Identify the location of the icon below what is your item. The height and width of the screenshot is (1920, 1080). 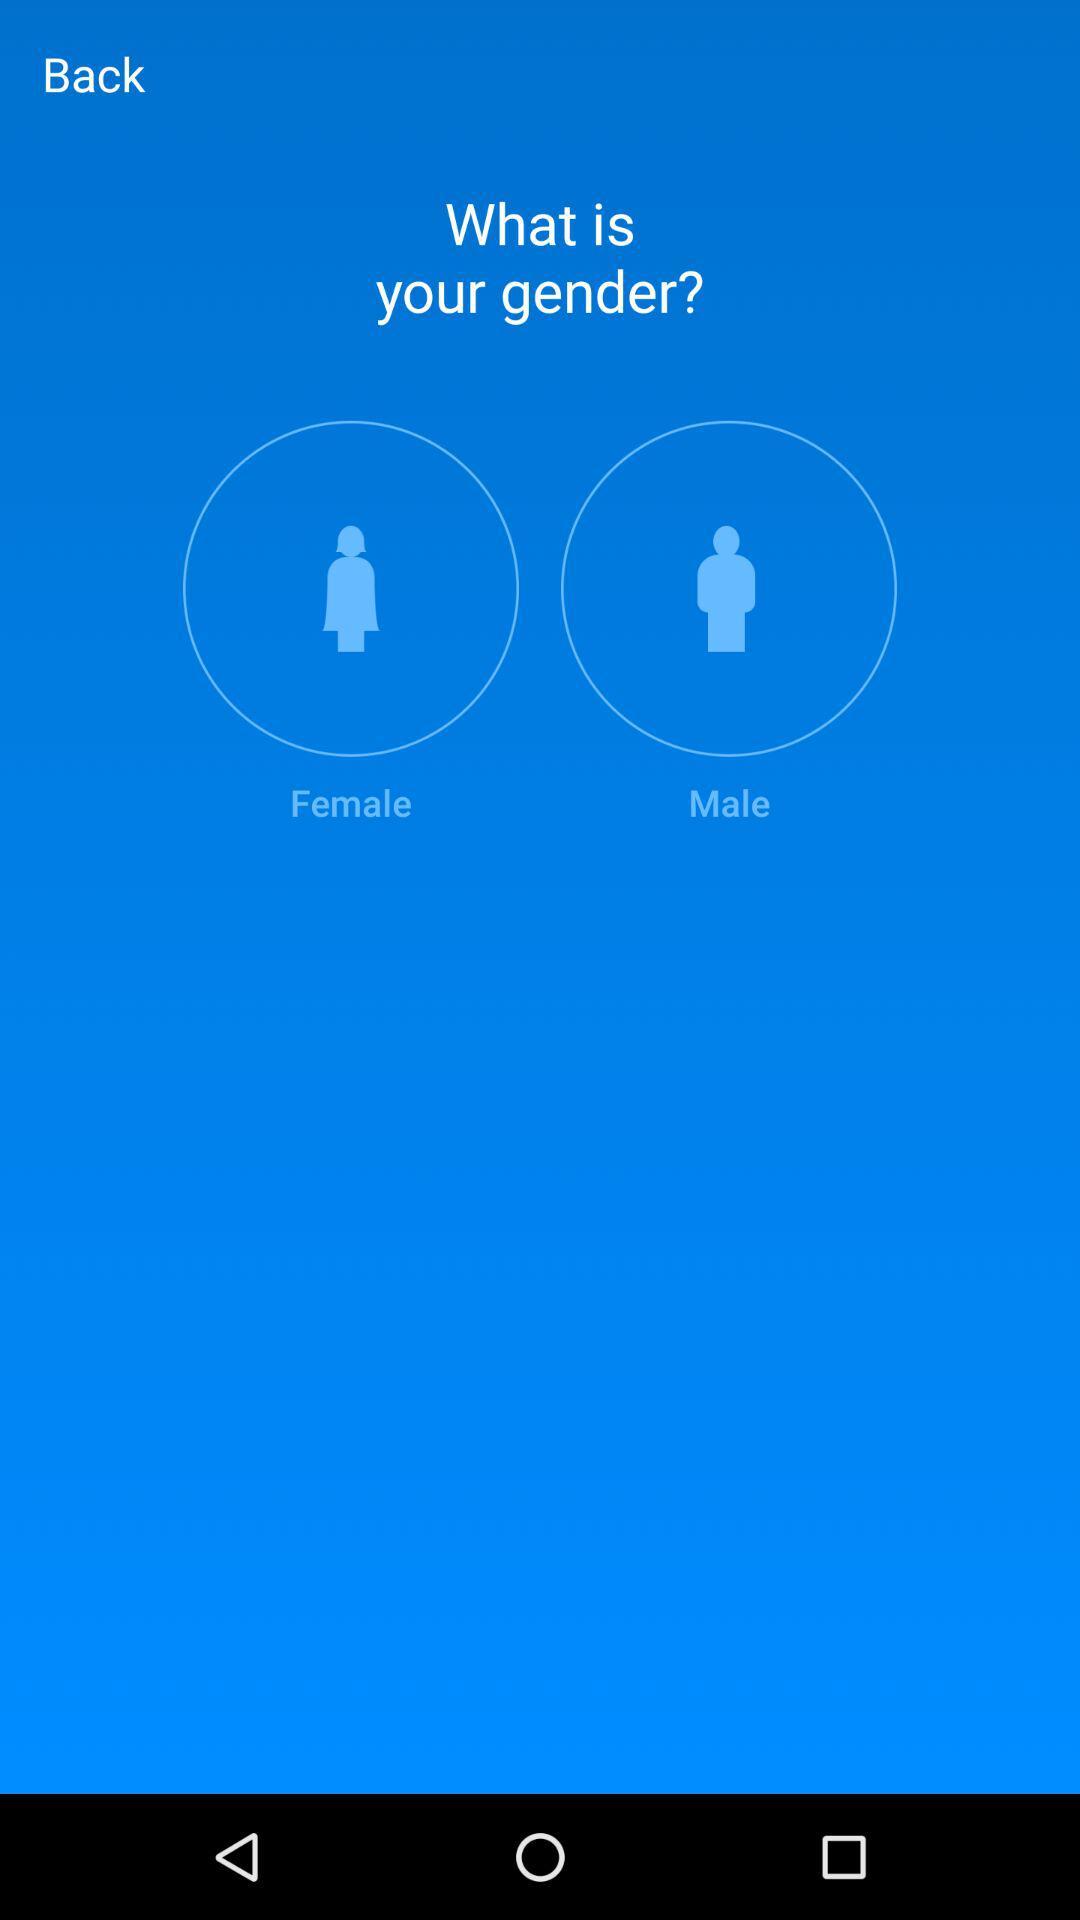
(729, 623).